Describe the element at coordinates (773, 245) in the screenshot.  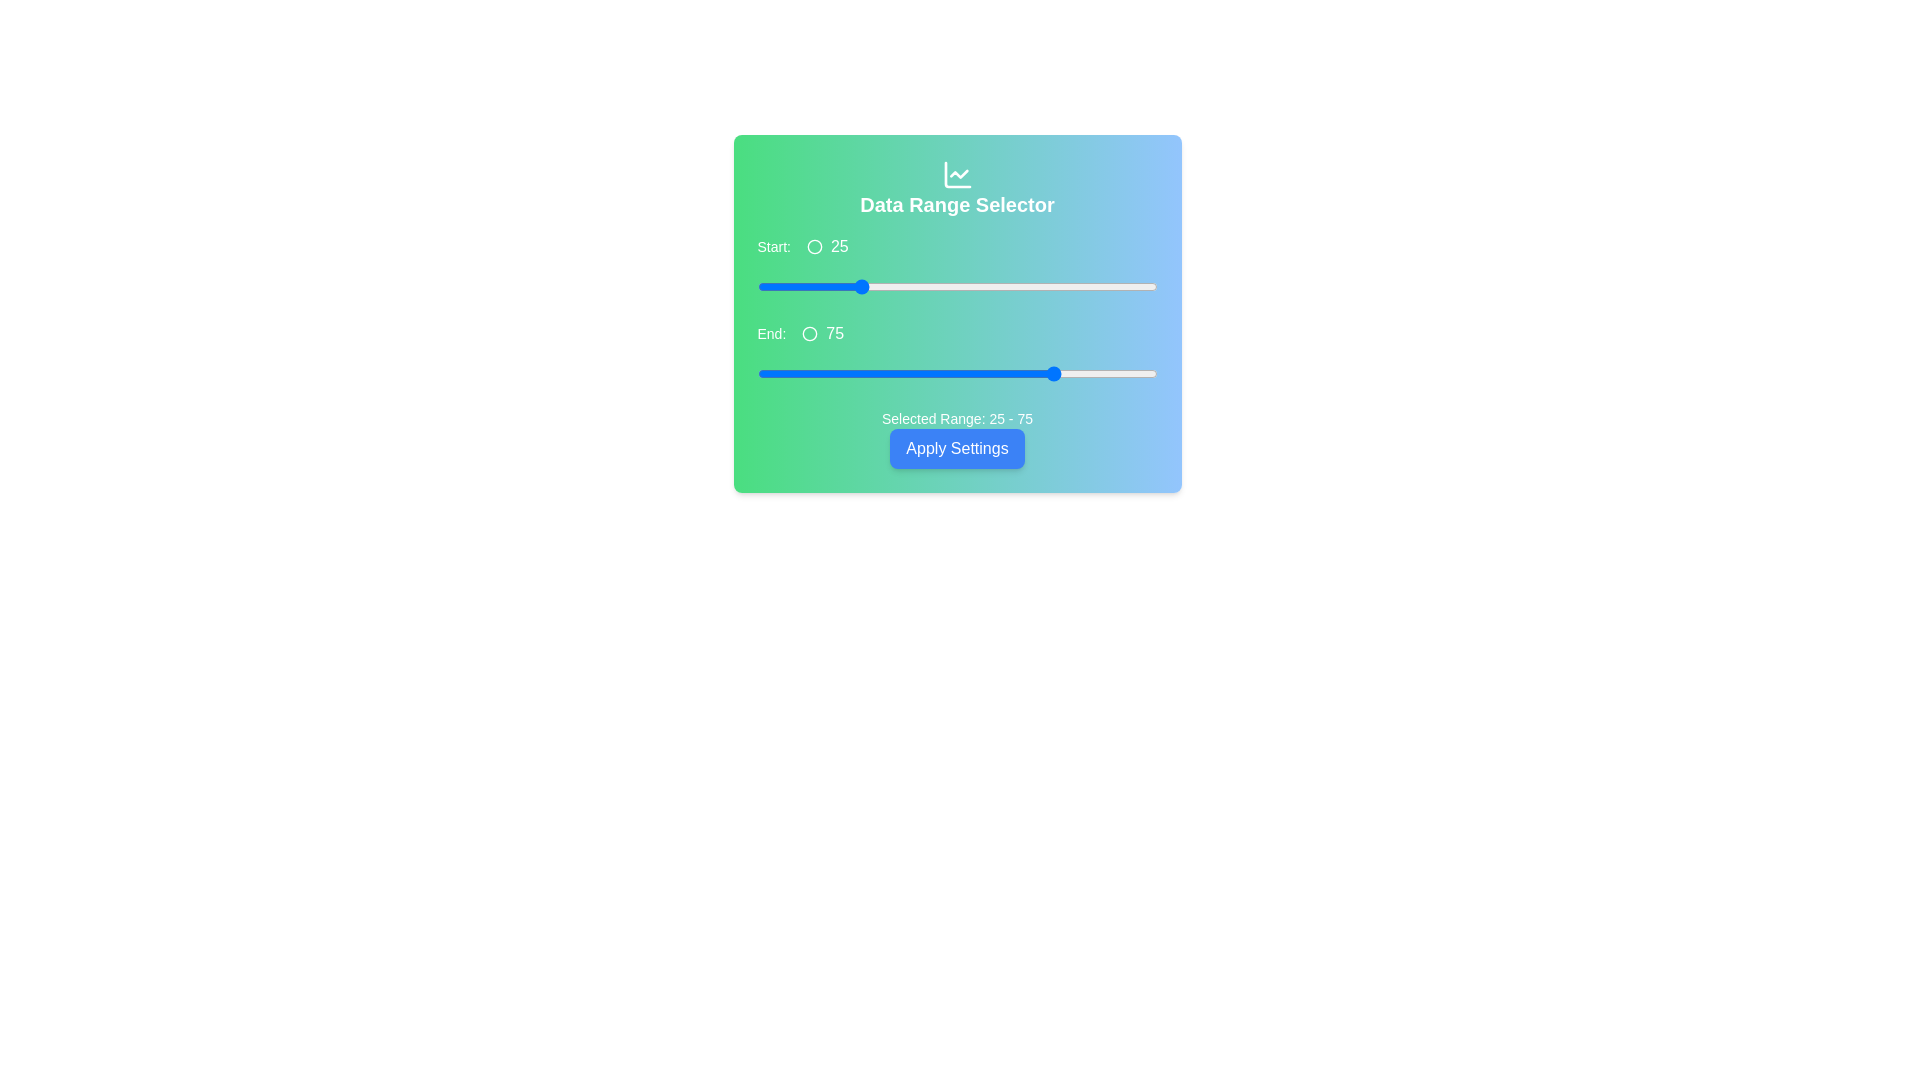
I see `the text label 'Start:' which is styled with a small font size and white color, located in the upper left section of the data range selector interface` at that location.